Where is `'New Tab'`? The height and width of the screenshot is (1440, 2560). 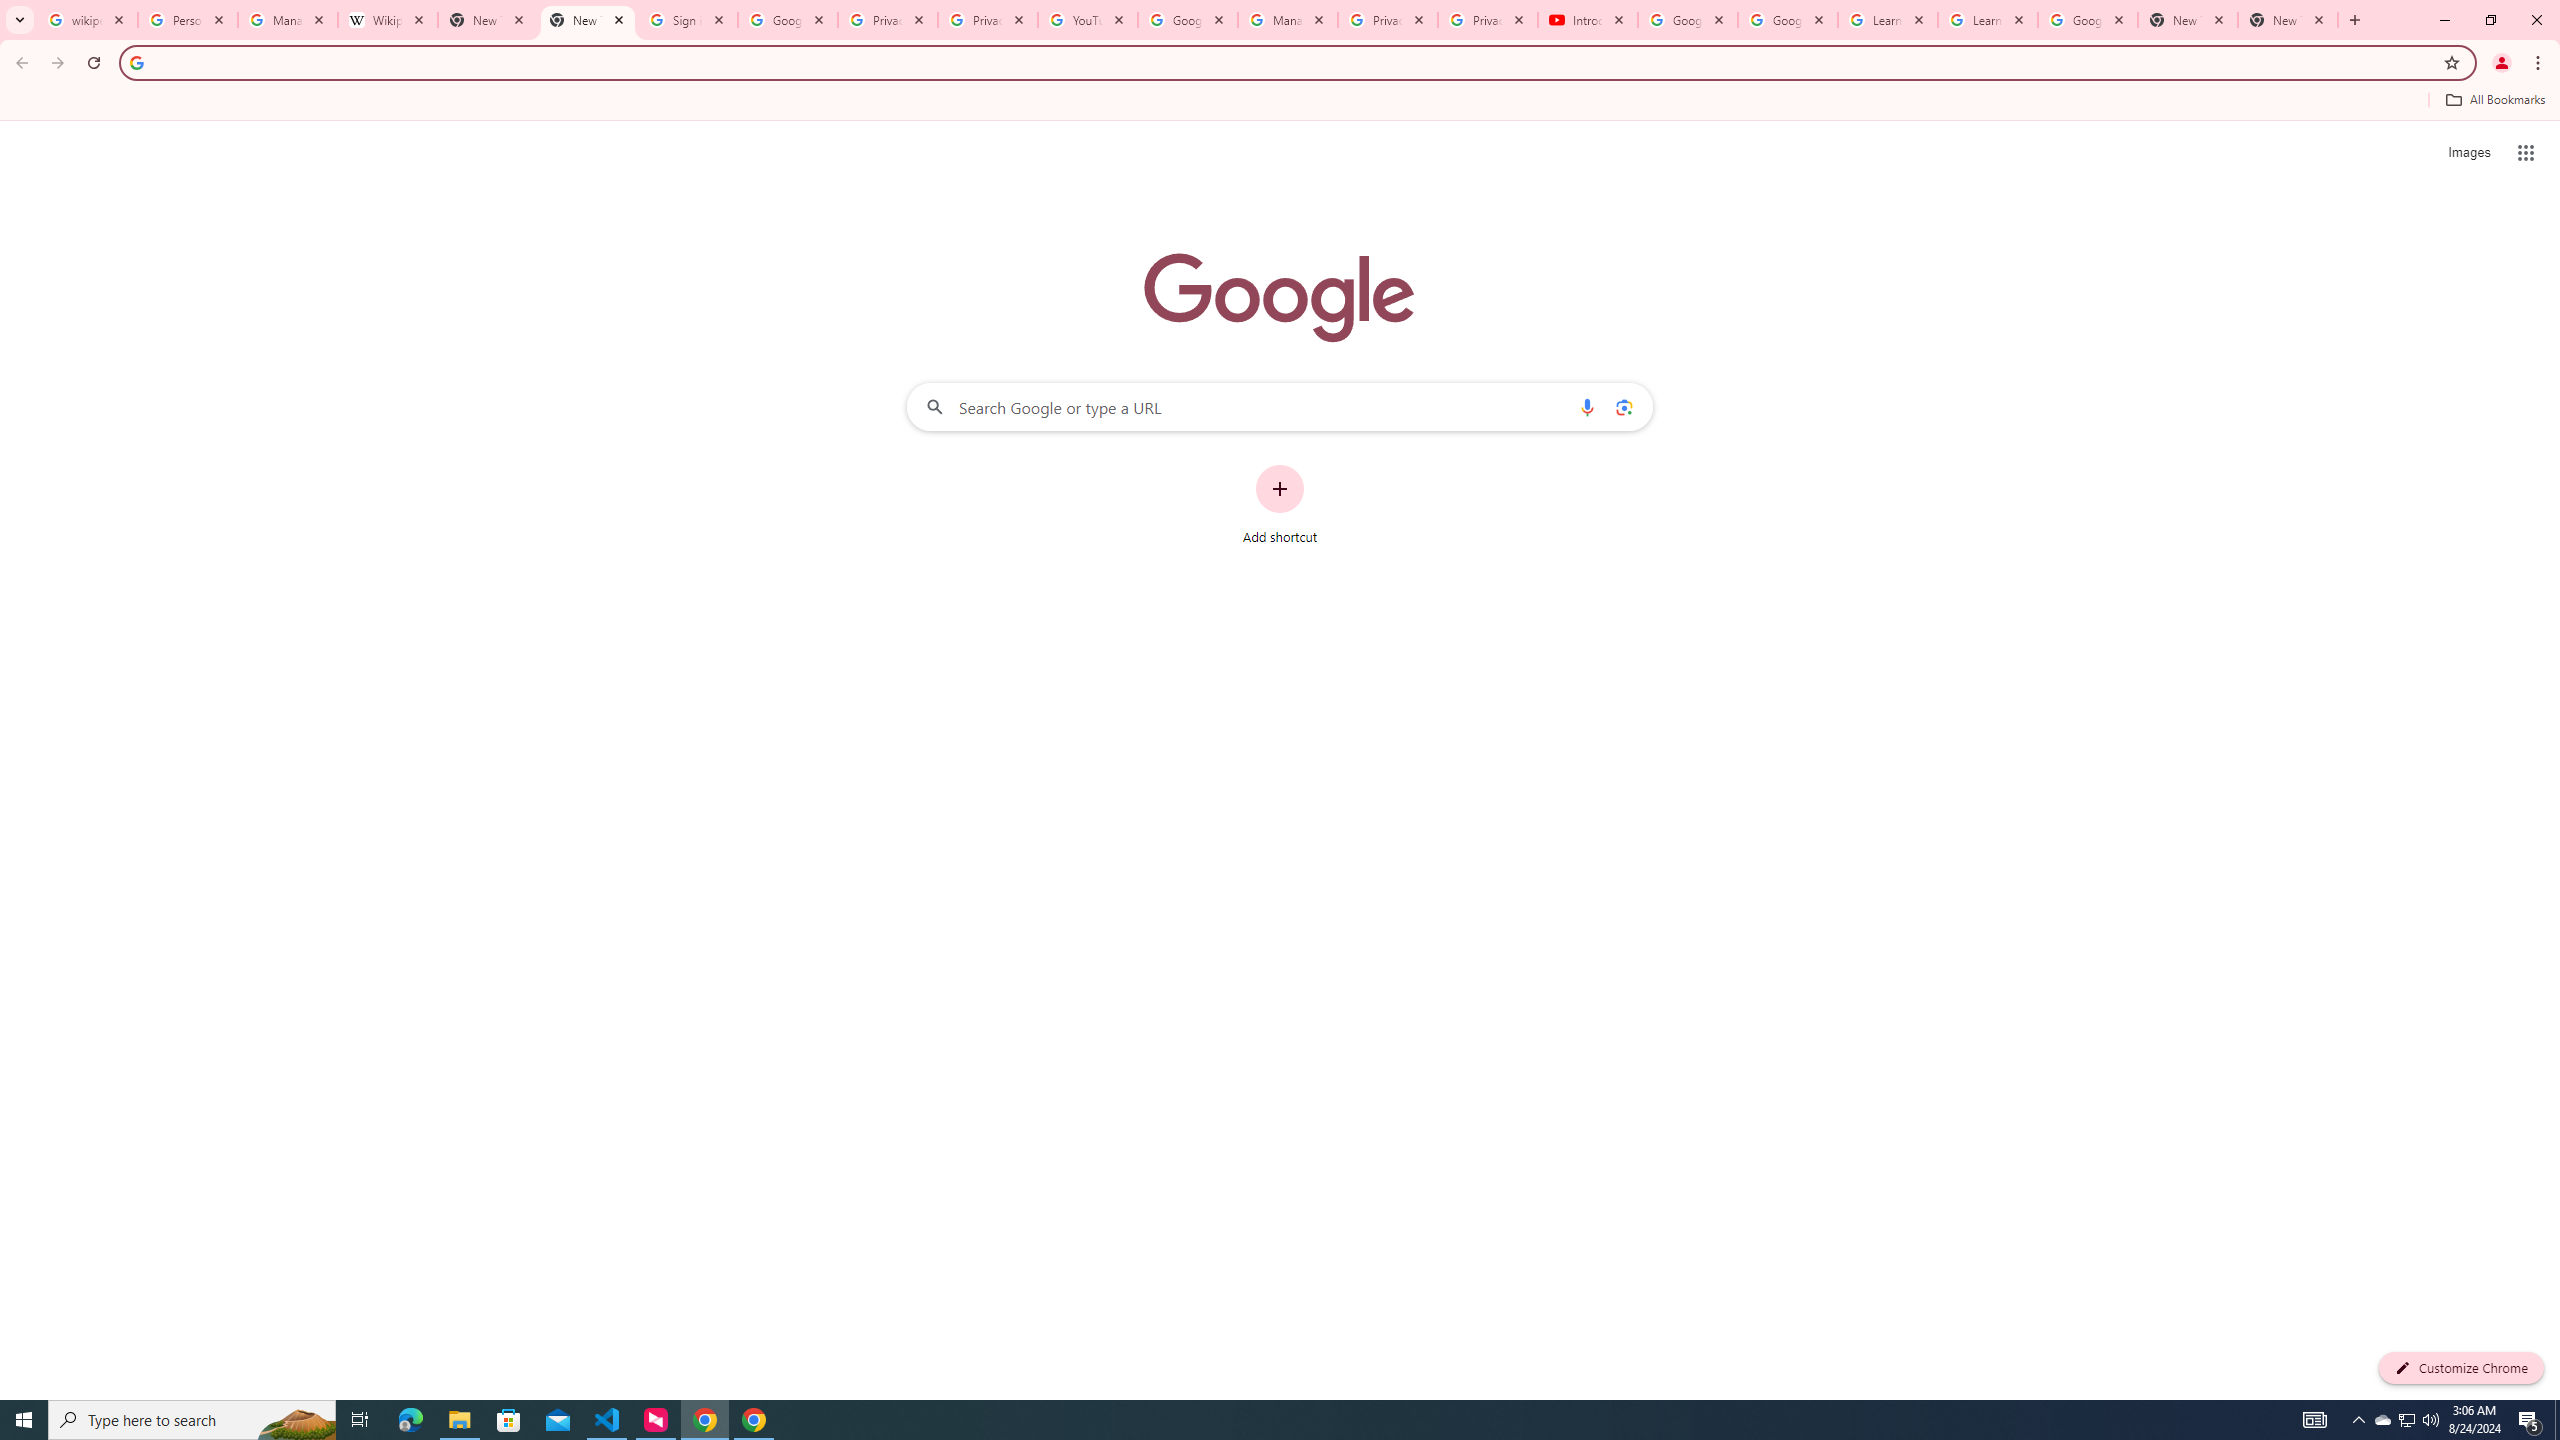 'New Tab' is located at coordinates (2287, 19).